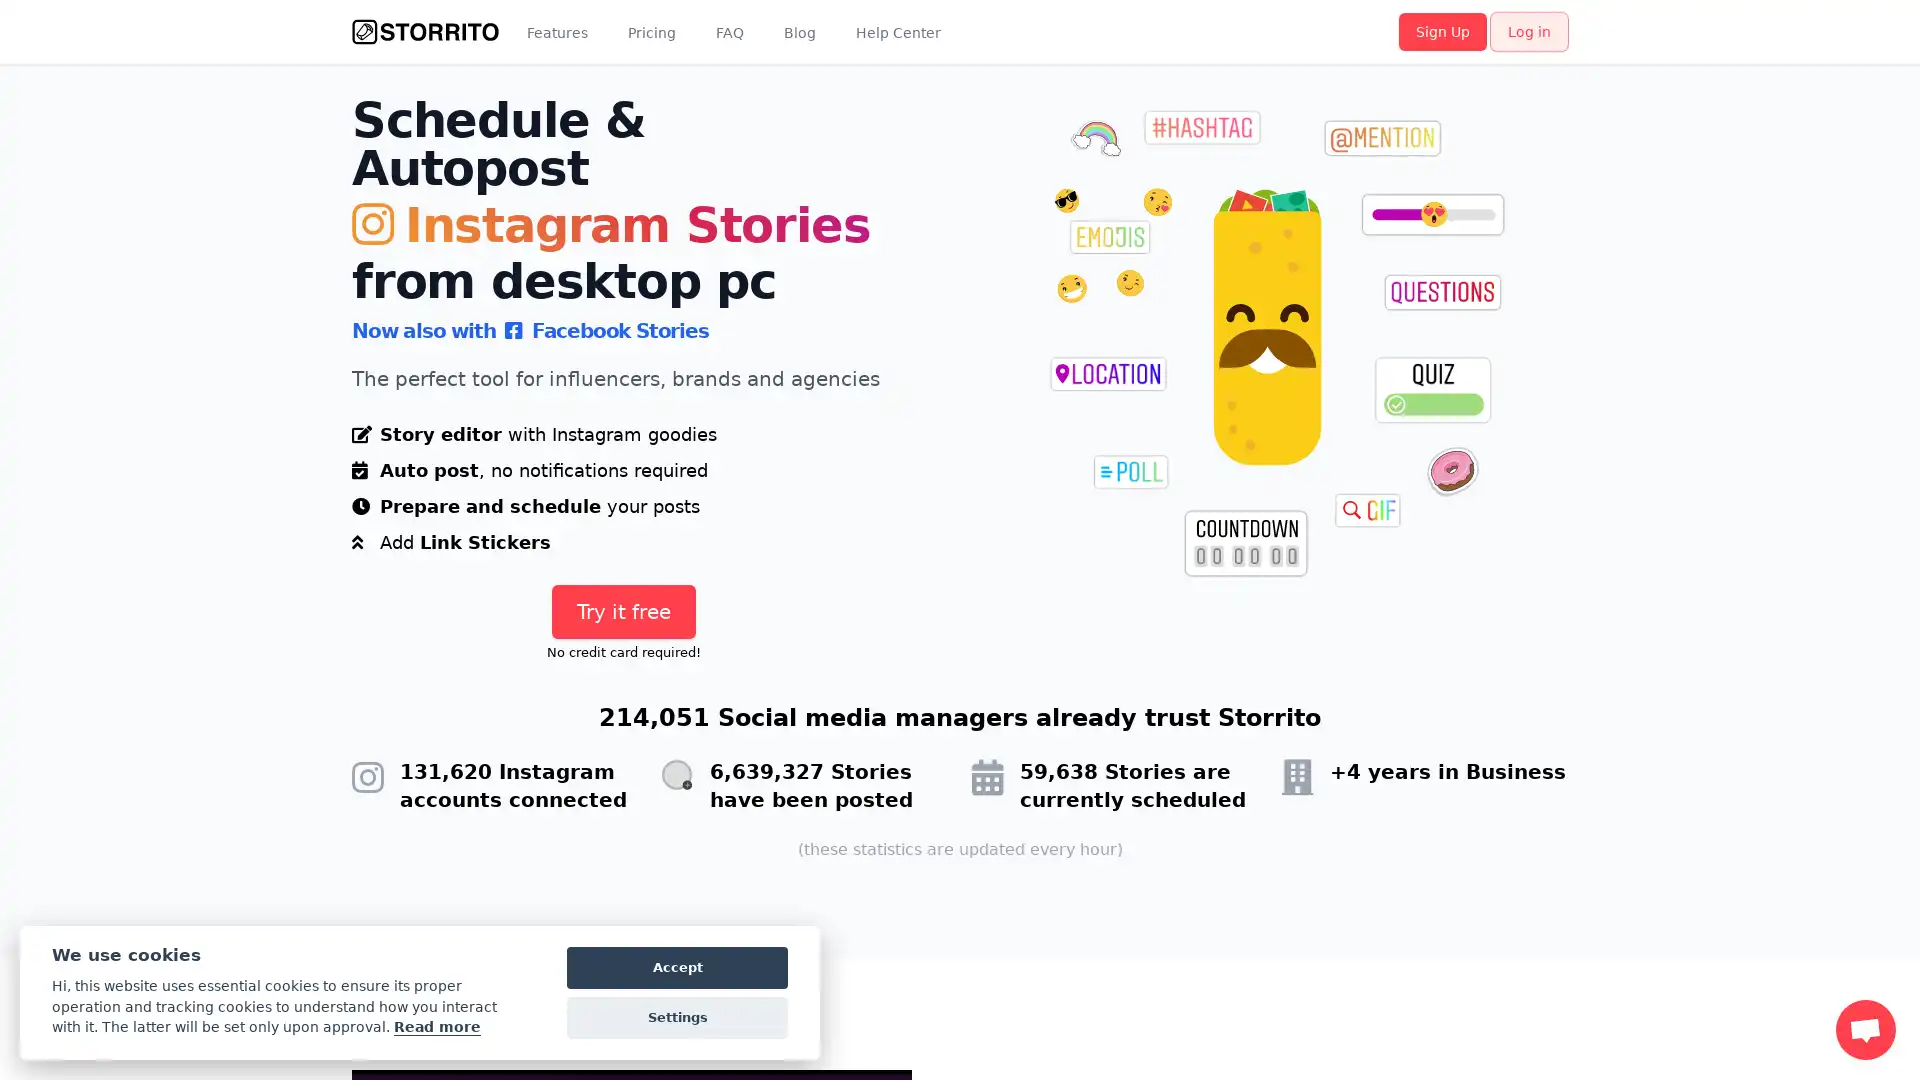 The image size is (1920, 1080). I want to click on Settings, so click(677, 1018).